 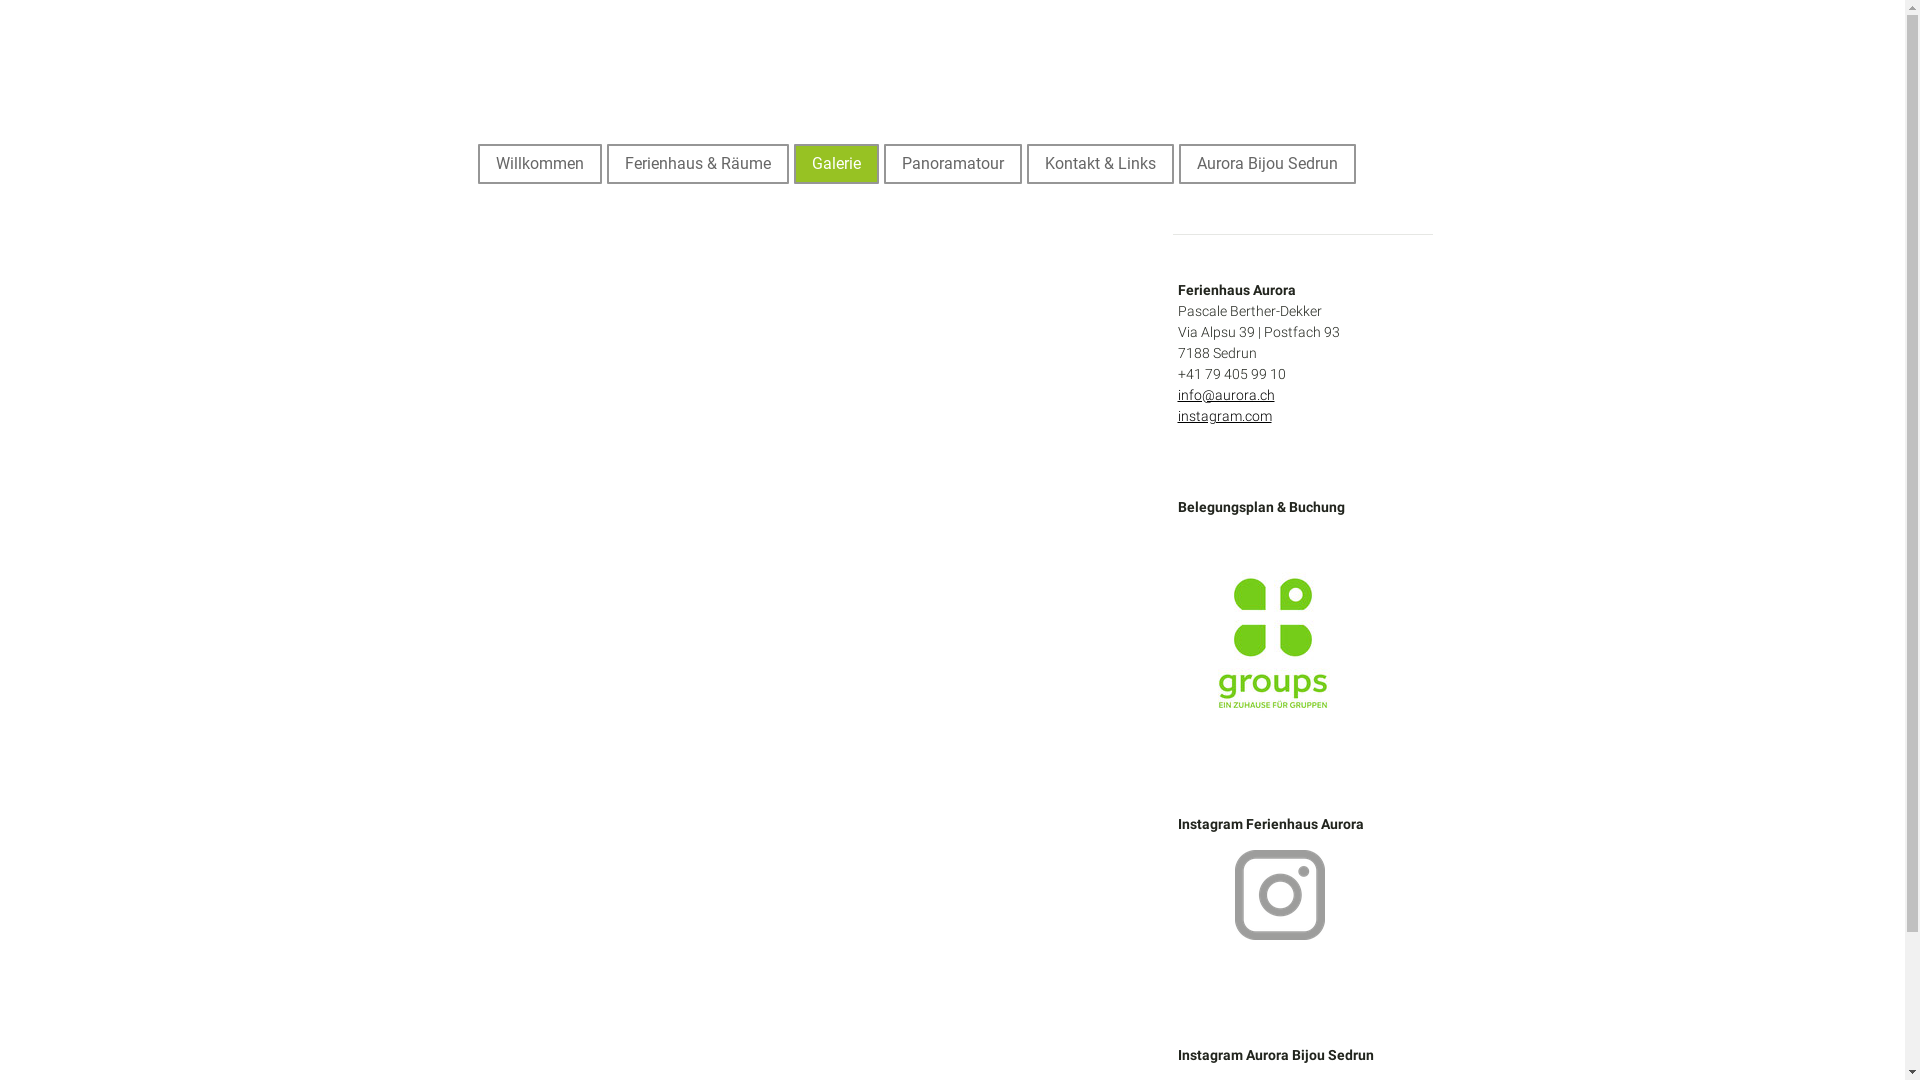 I want to click on 'Panoramatour', so click(x=952, y=163).